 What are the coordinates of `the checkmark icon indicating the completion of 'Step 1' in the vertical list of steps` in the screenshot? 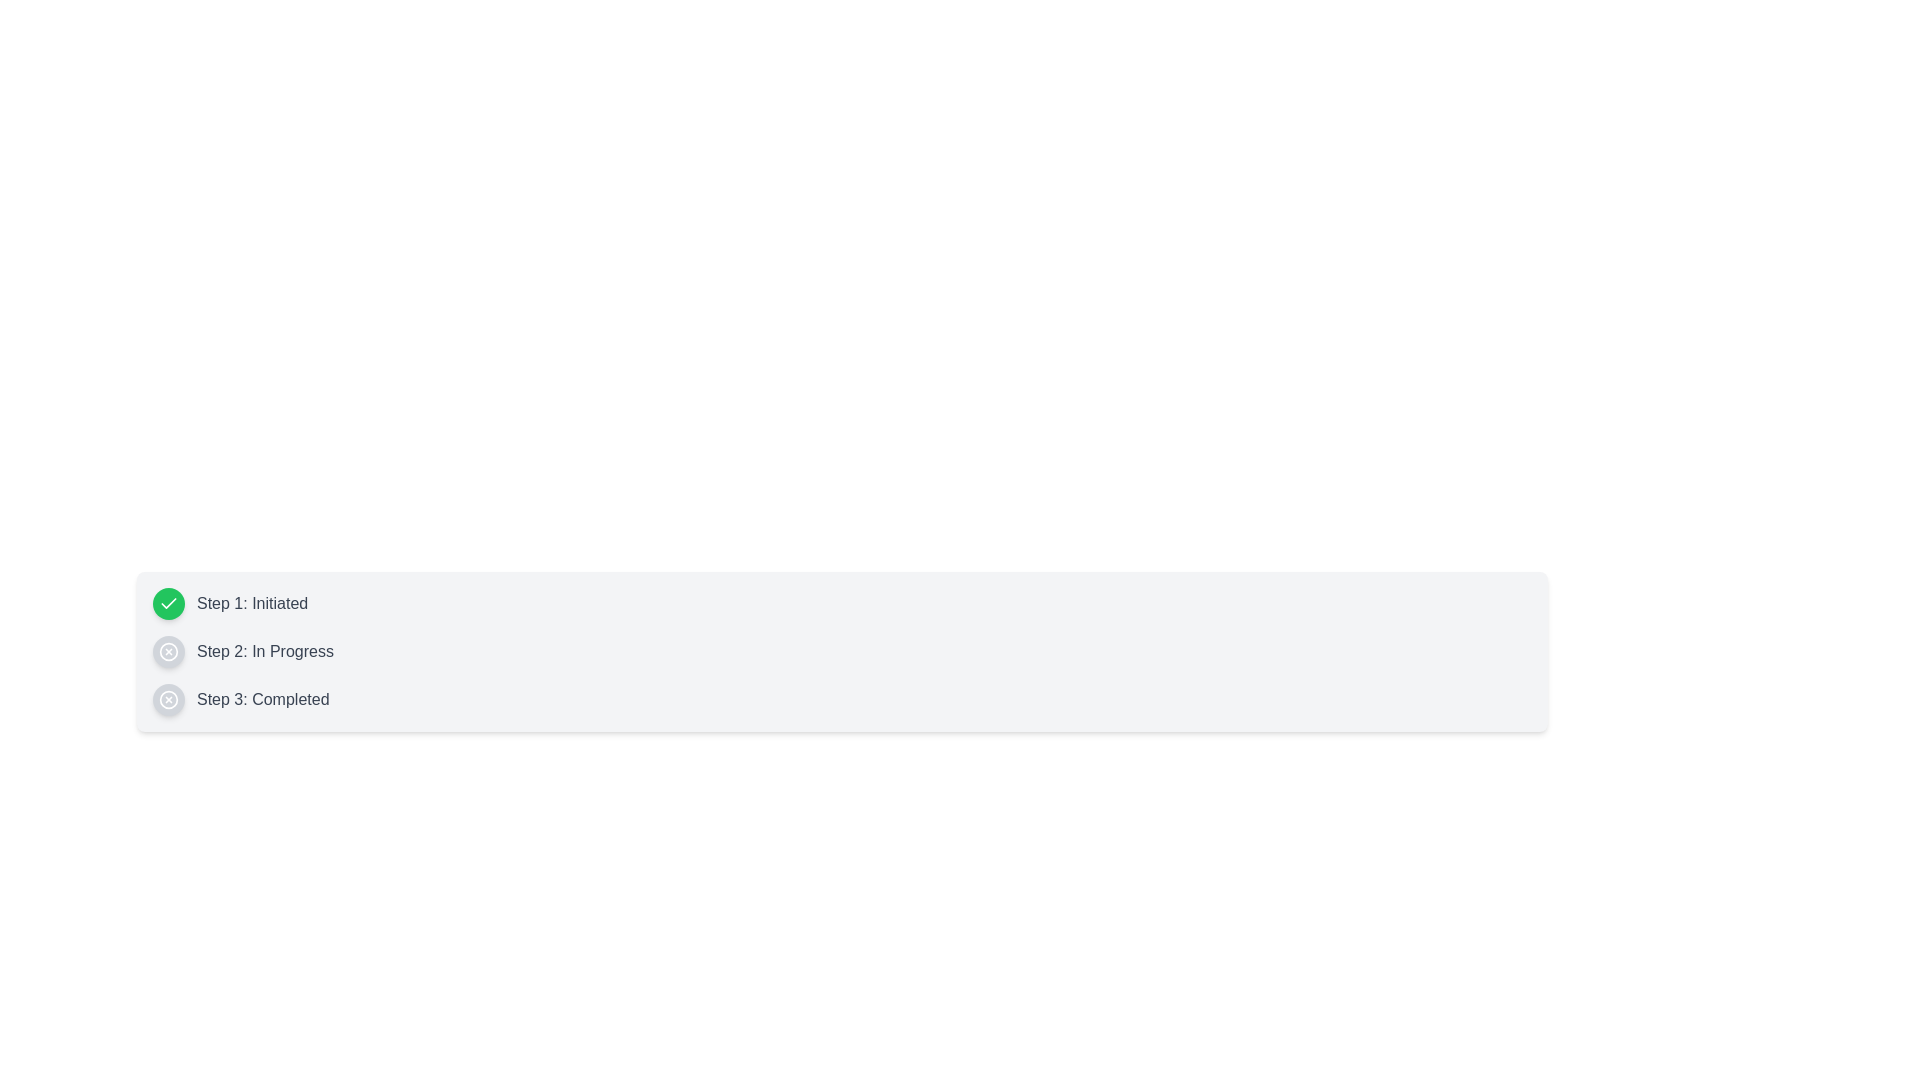 It's located at (168, 601).